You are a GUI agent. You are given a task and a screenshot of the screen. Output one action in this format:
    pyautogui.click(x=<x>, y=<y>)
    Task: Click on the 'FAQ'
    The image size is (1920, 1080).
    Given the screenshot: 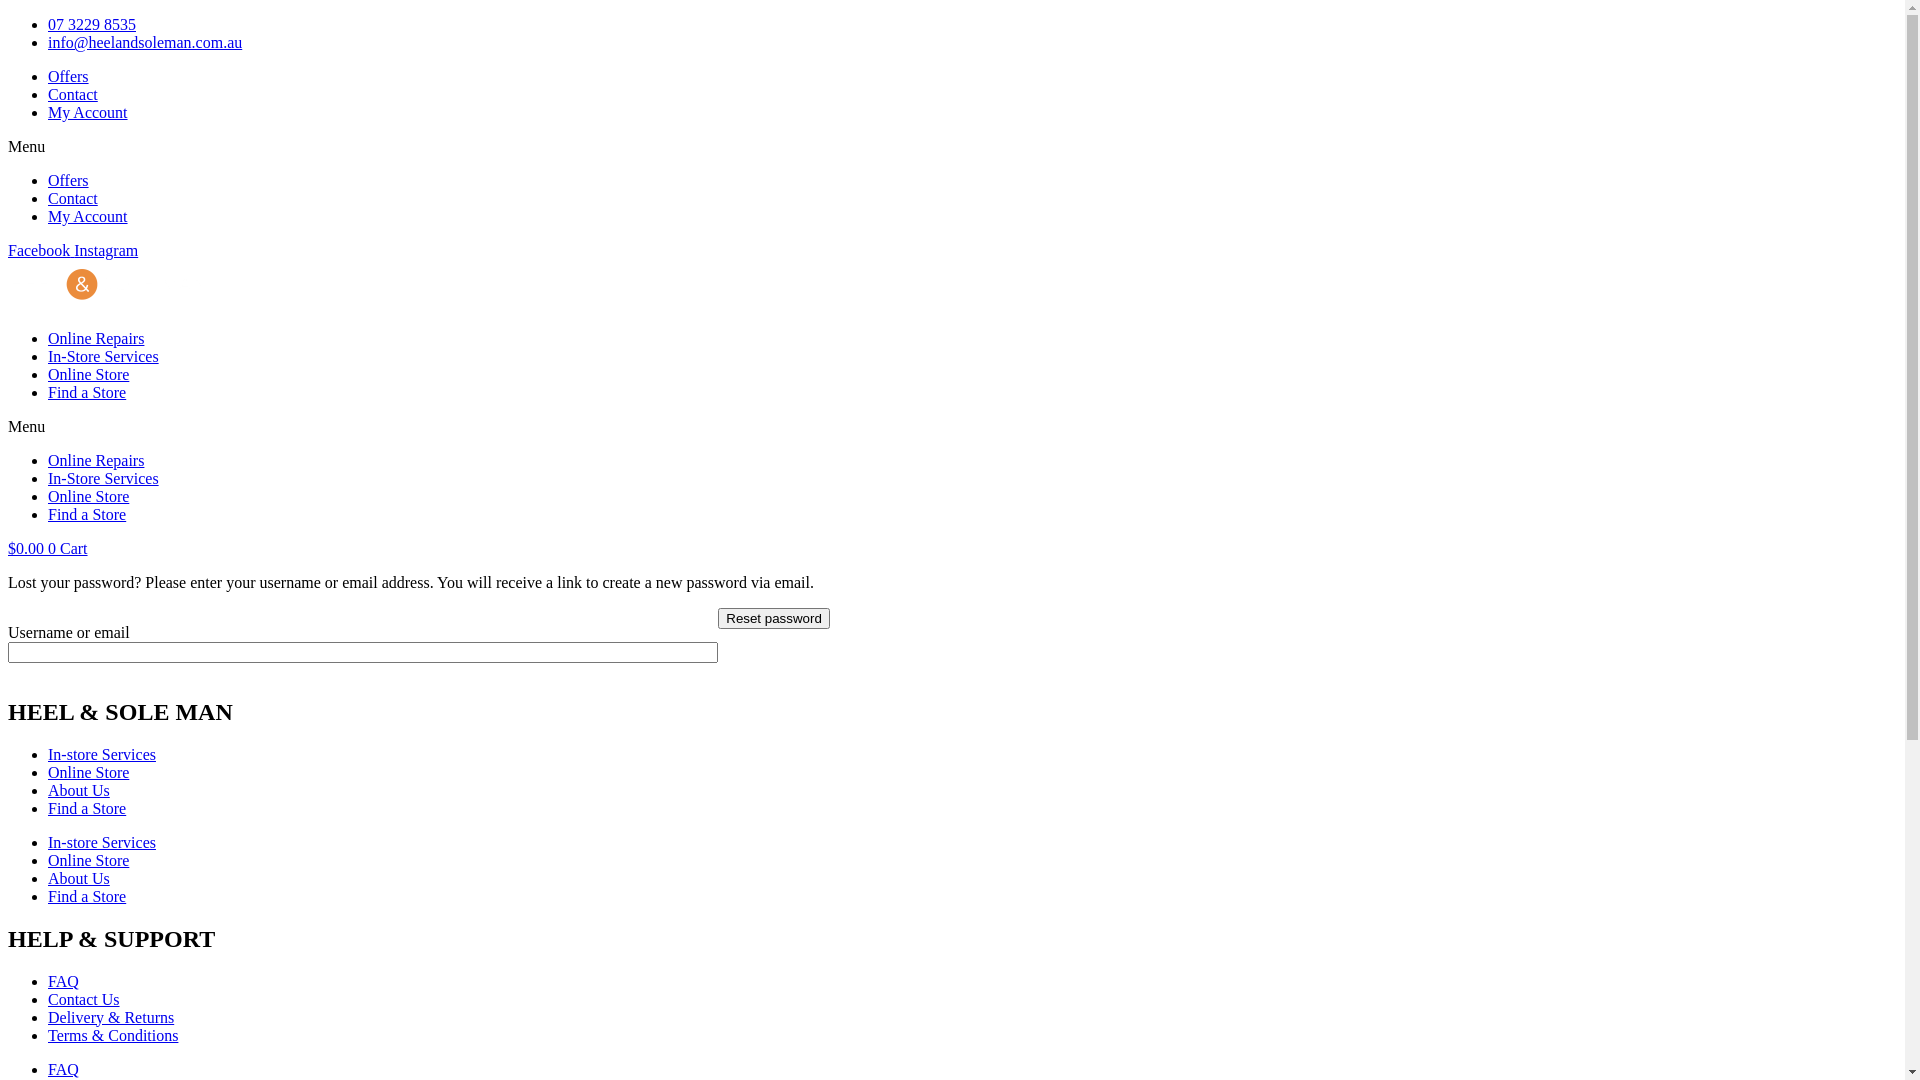 What is the action you would take?
    pyautogui.click(x=63, y=980)
    